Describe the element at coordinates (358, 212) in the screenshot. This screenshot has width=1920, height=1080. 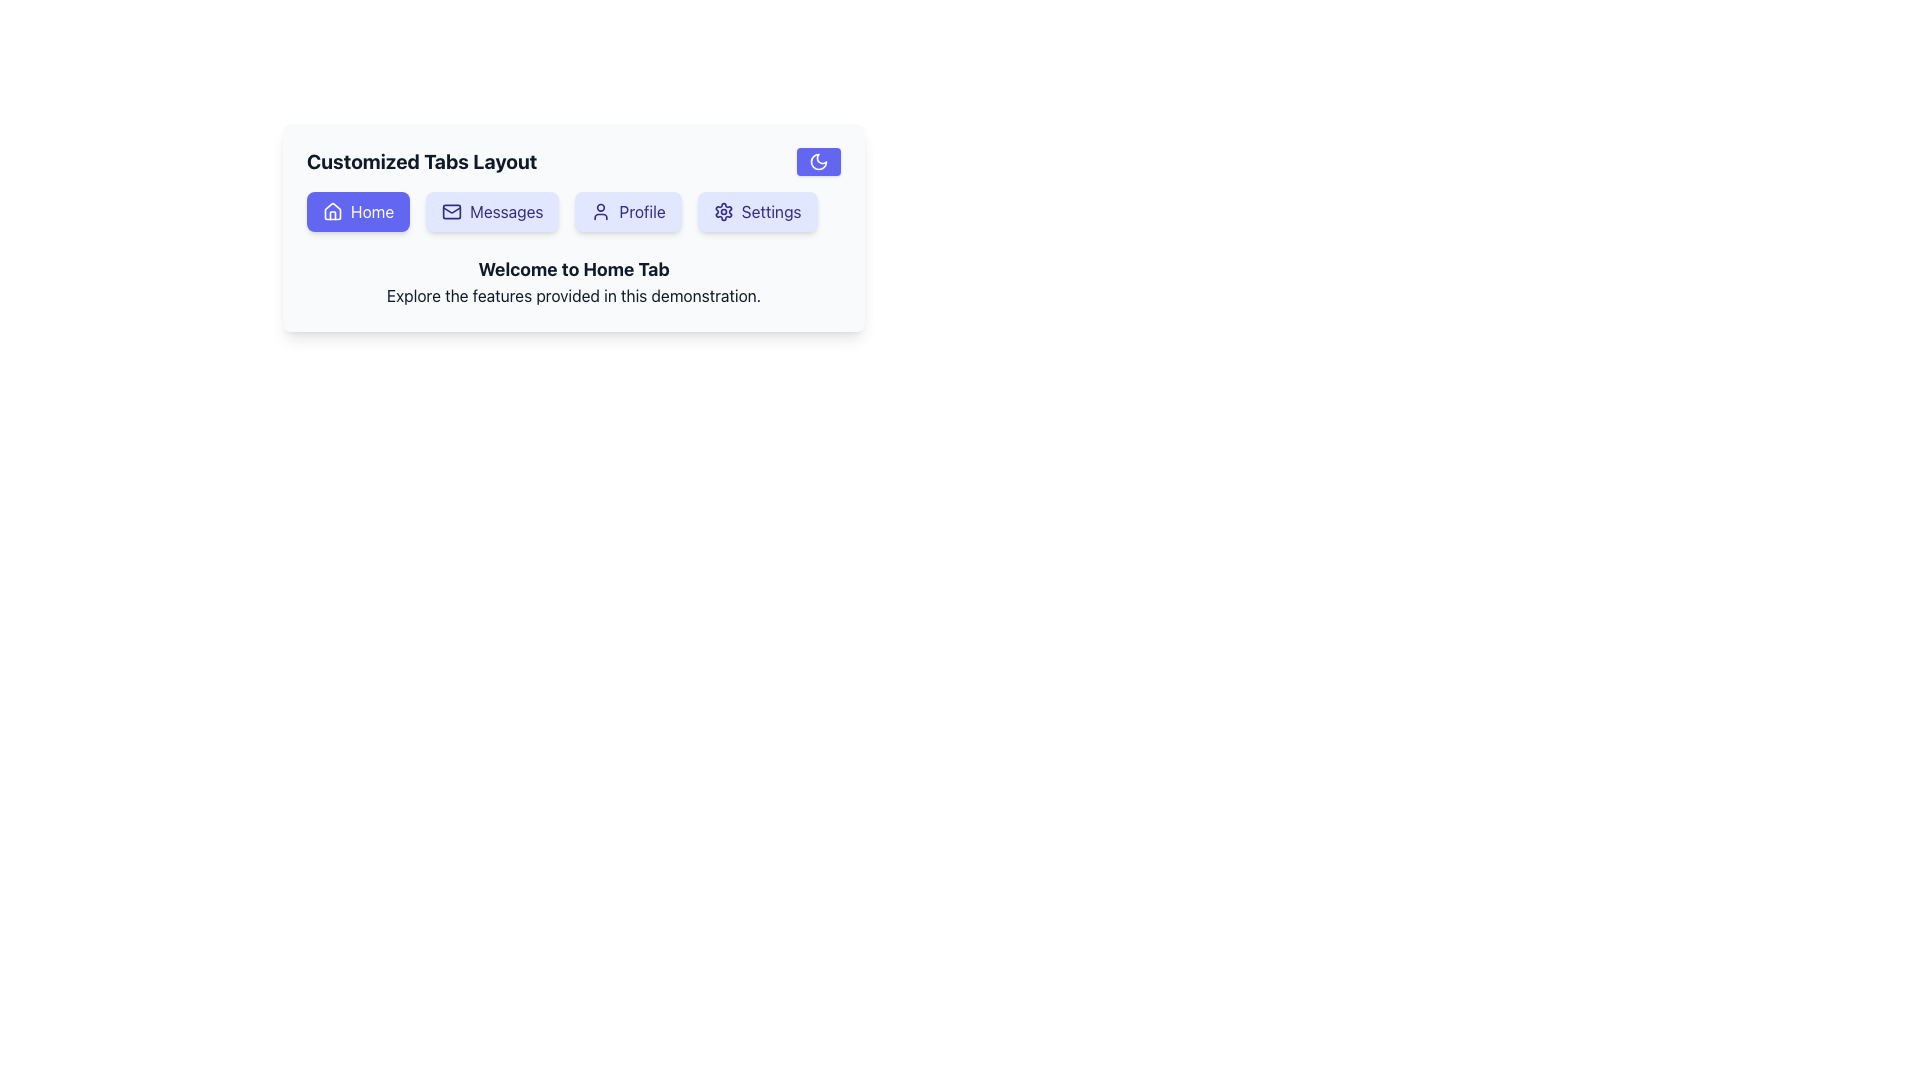
I see `the 'Home' button` at that location.